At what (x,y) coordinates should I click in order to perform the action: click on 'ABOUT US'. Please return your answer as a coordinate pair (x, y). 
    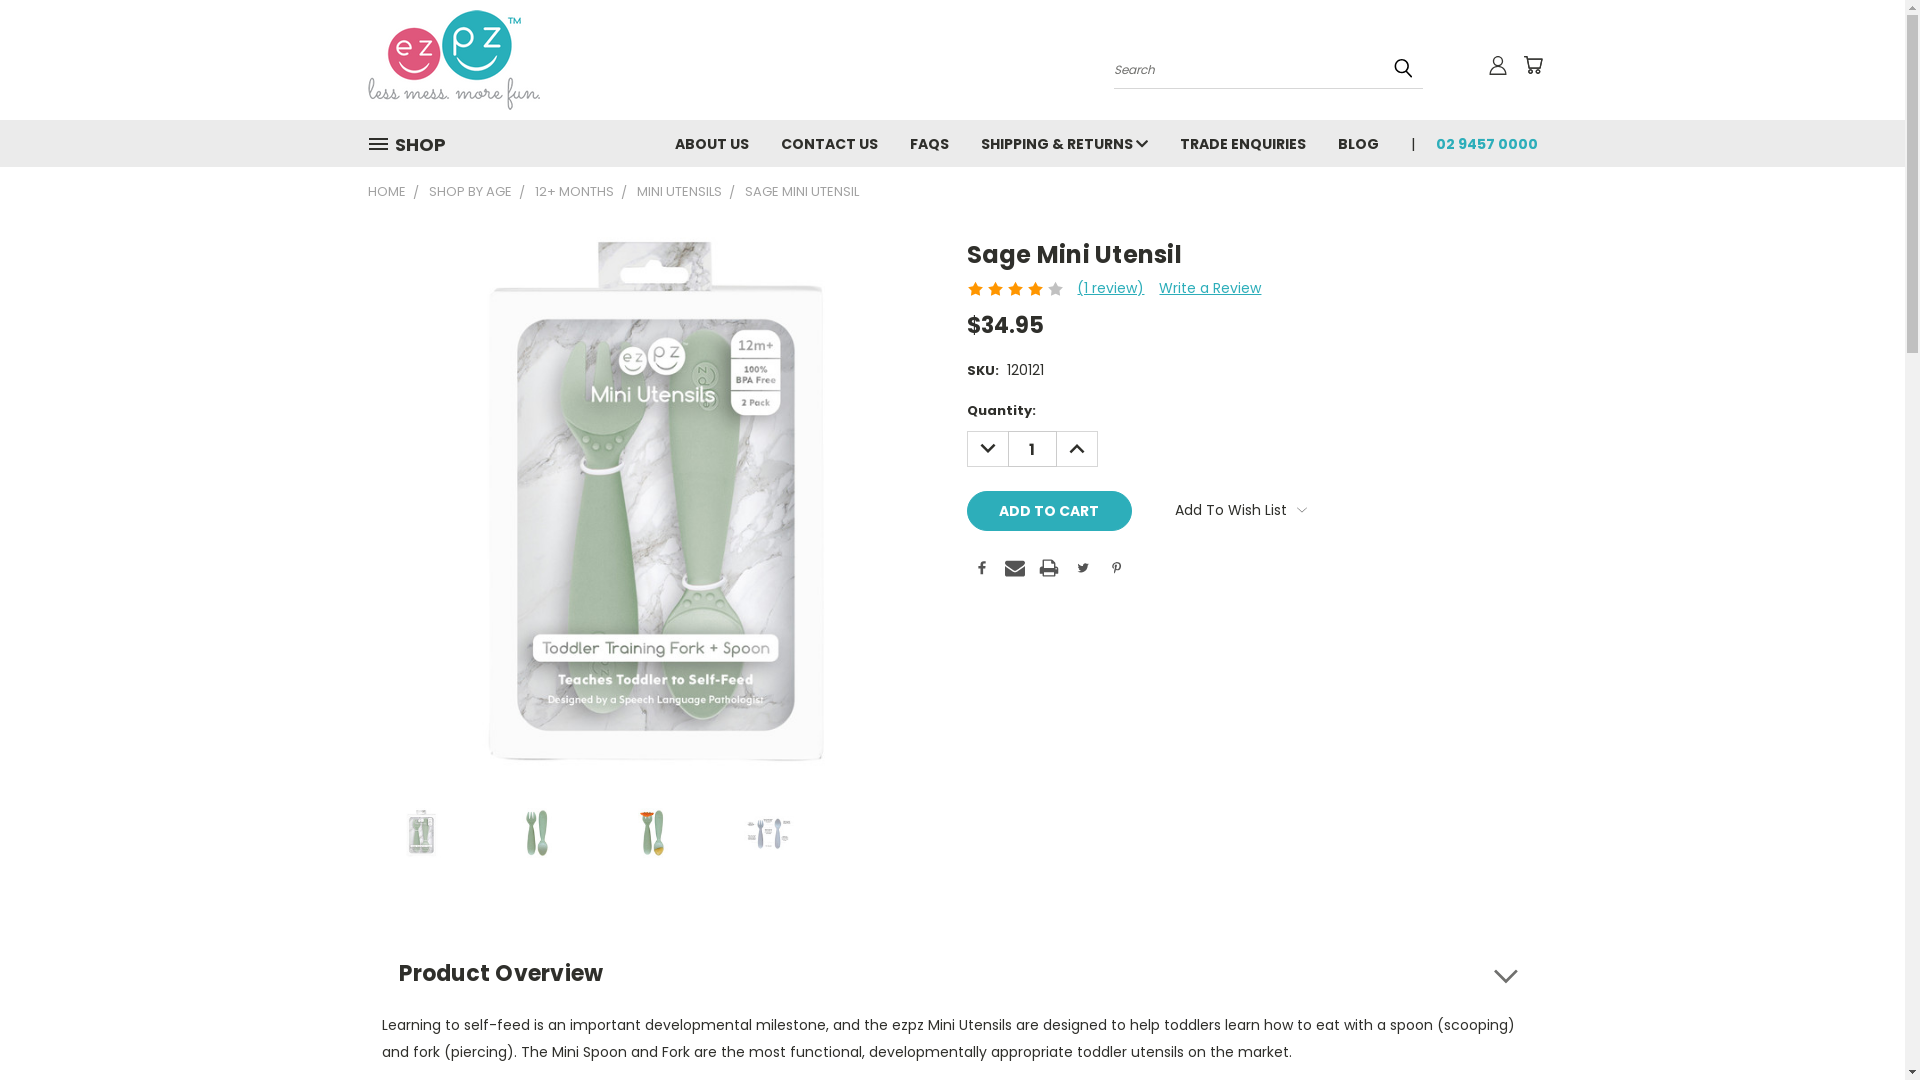
    Looking at the image, I should click on (710, 141).